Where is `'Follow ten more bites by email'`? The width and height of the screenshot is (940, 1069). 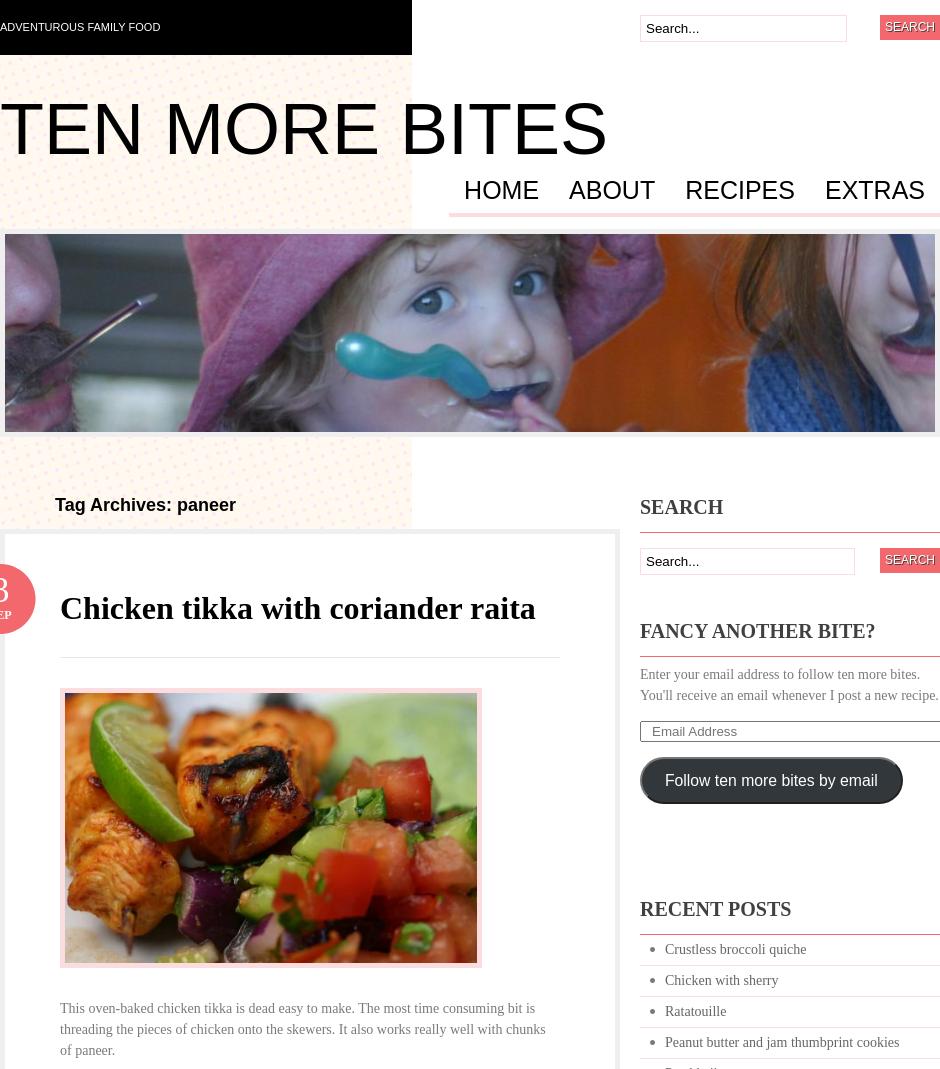
'Follow ten more bites by email' is located at coordinates (769, 779).